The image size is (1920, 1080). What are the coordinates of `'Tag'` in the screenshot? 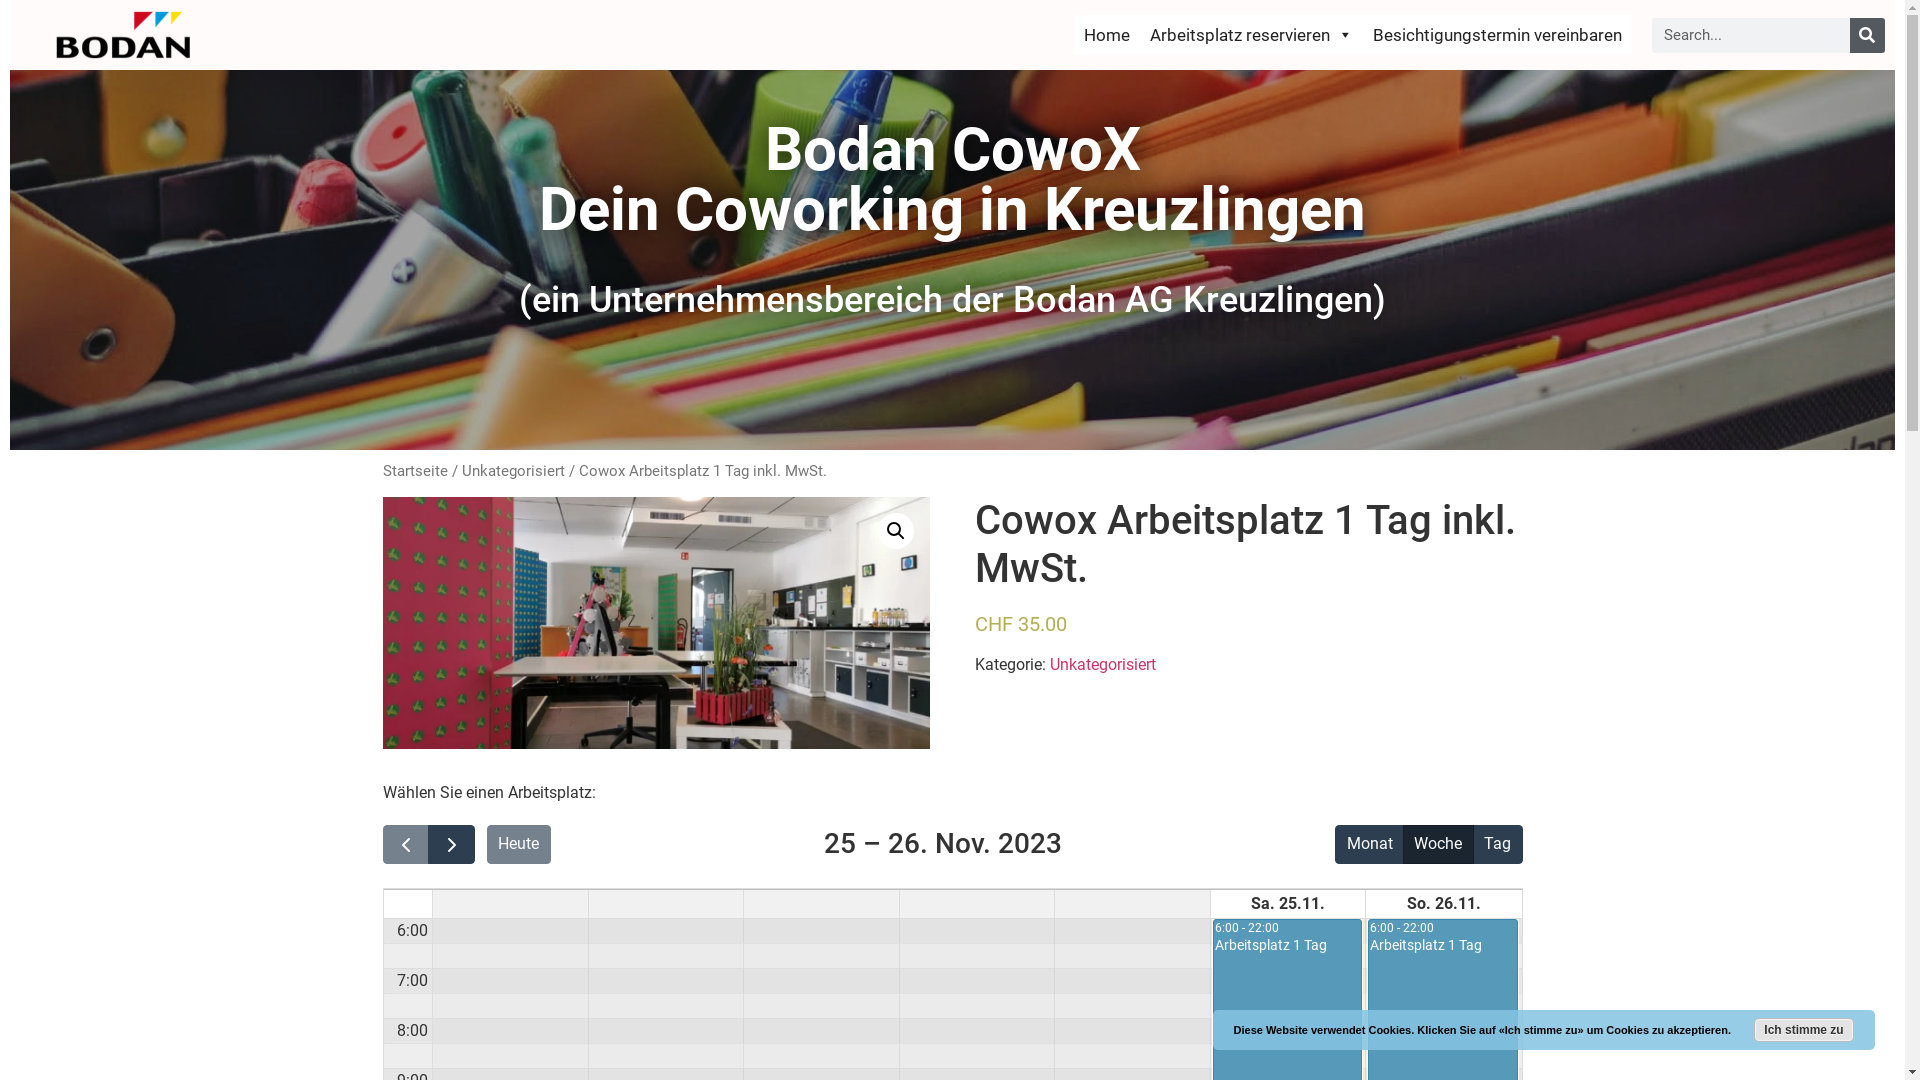 It's located at (1473, 844).